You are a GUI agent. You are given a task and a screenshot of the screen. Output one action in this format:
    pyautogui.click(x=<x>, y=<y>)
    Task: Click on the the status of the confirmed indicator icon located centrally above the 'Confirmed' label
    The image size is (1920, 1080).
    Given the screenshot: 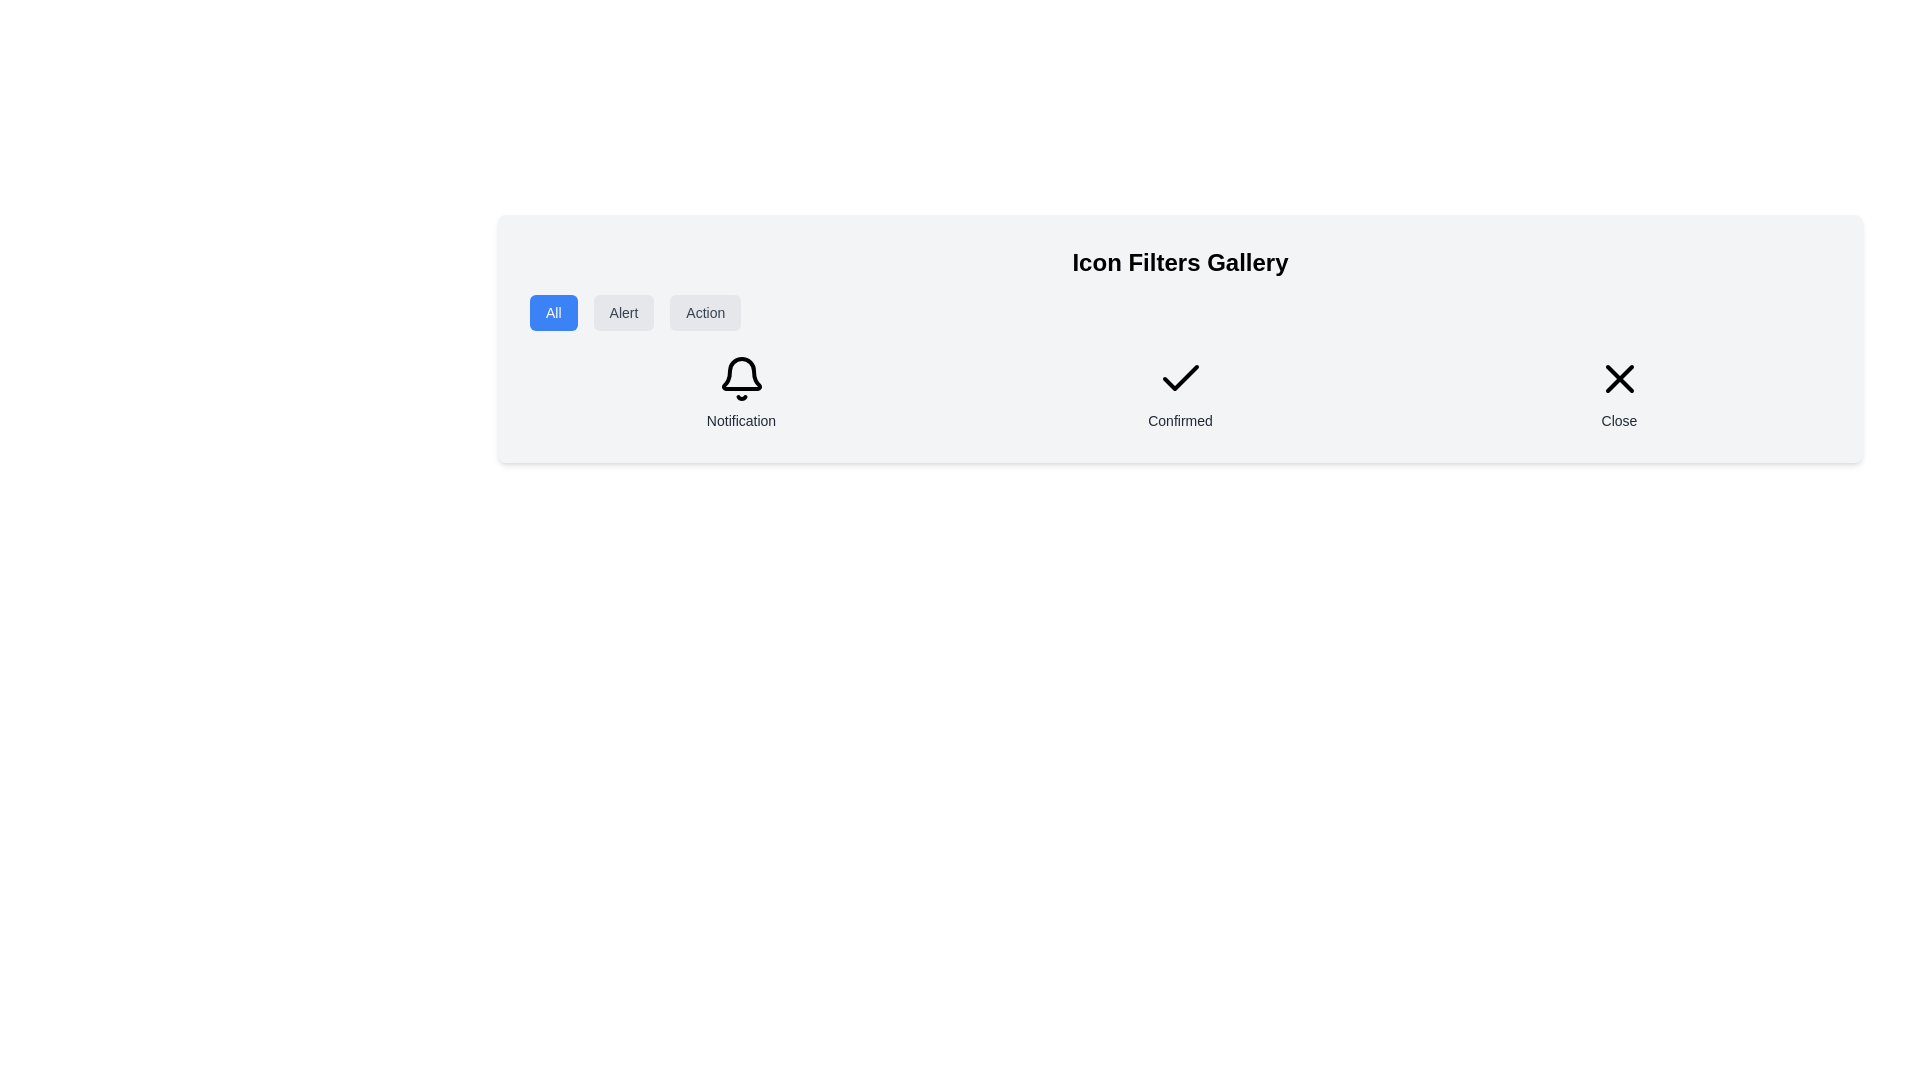 What is the action you would take?
    pyautogui.click(x=1180, y=378)
    